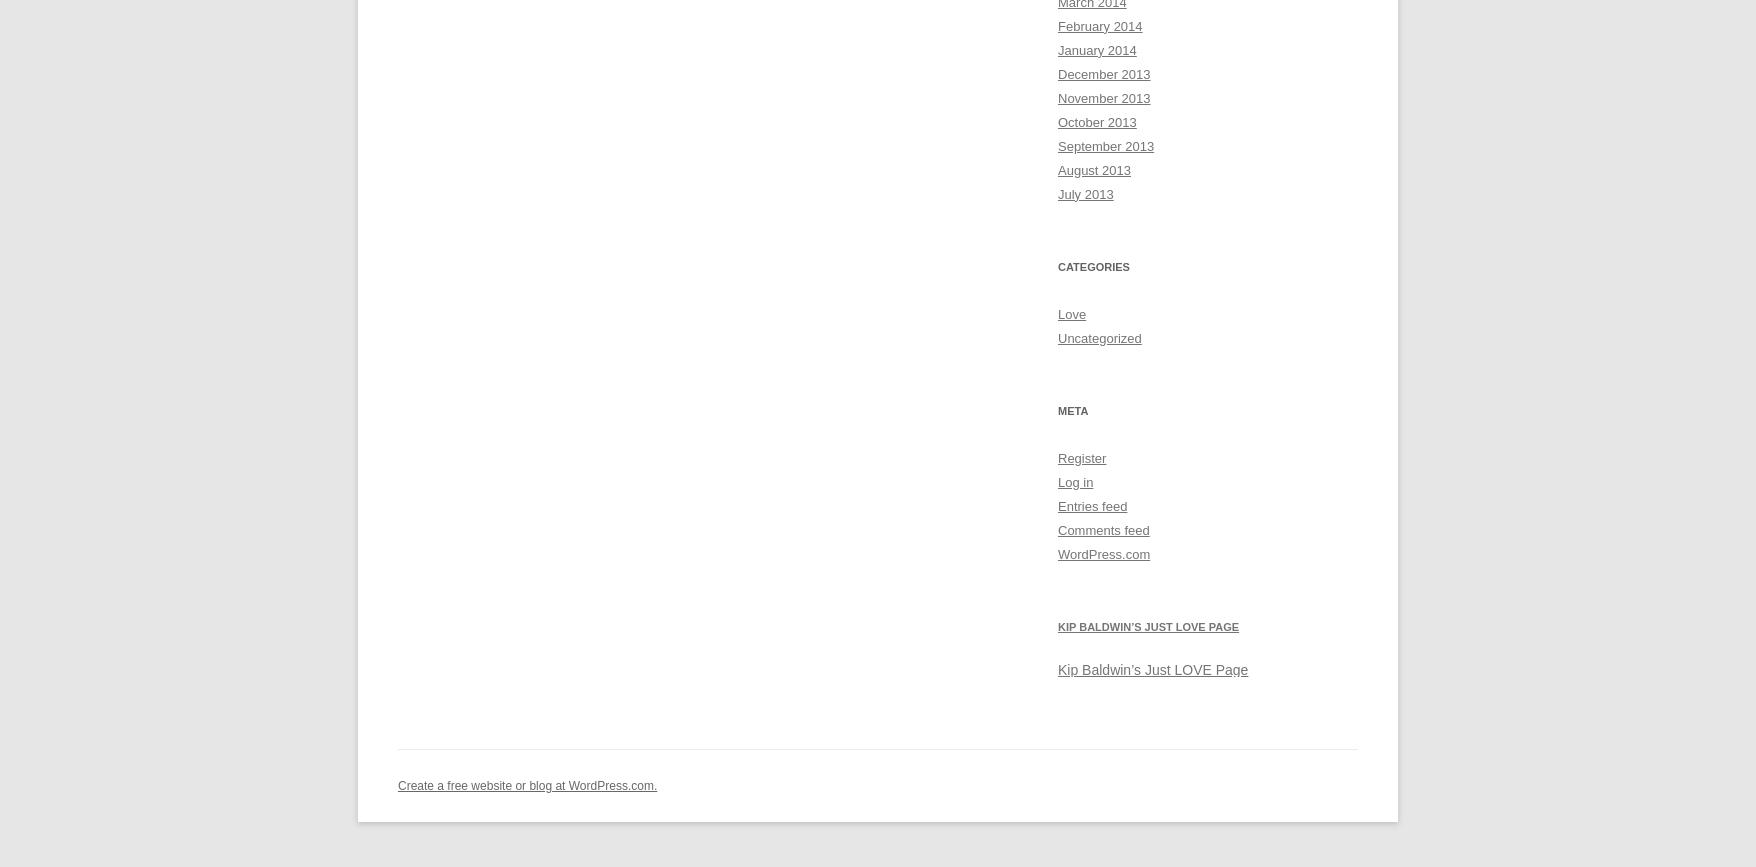  I want to click on 'November 2013', so click(1056, 97).